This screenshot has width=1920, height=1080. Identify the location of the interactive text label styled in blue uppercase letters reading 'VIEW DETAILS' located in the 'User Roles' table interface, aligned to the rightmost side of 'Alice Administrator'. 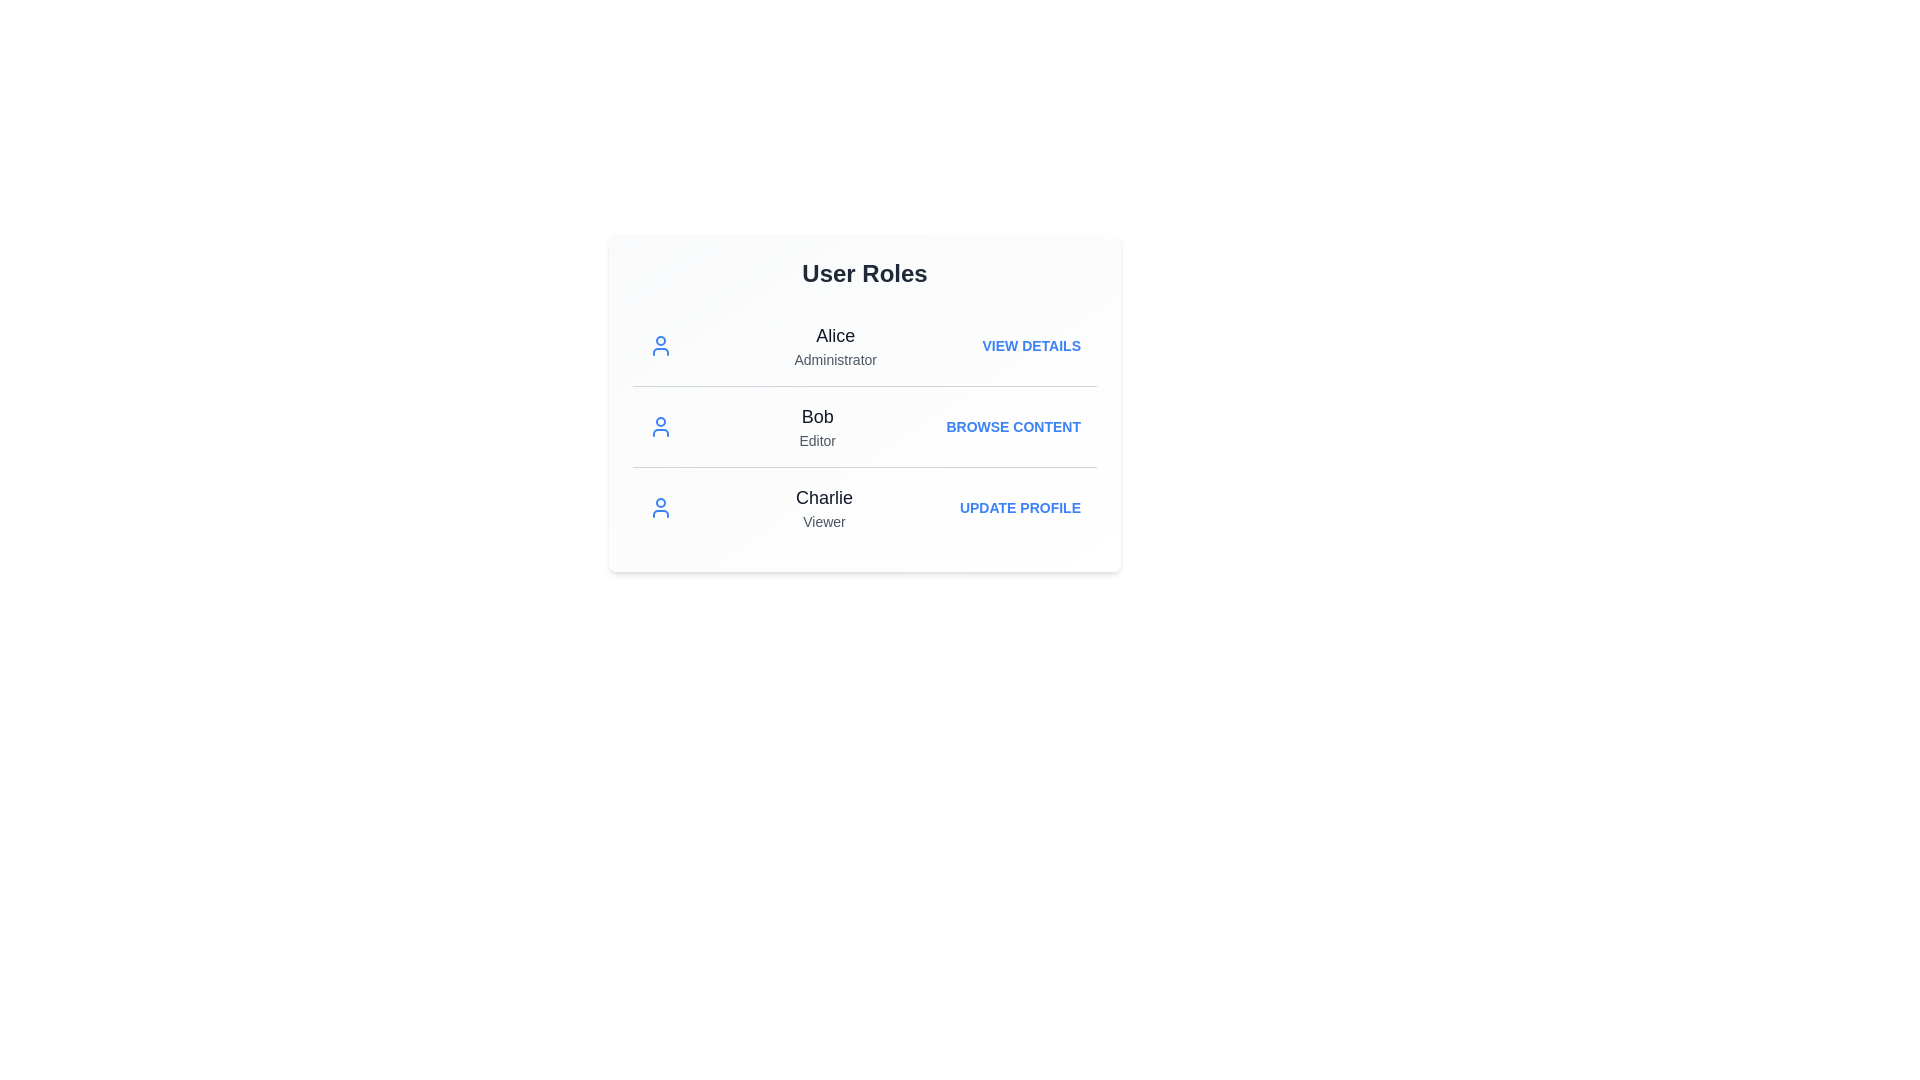
(1031, 345).